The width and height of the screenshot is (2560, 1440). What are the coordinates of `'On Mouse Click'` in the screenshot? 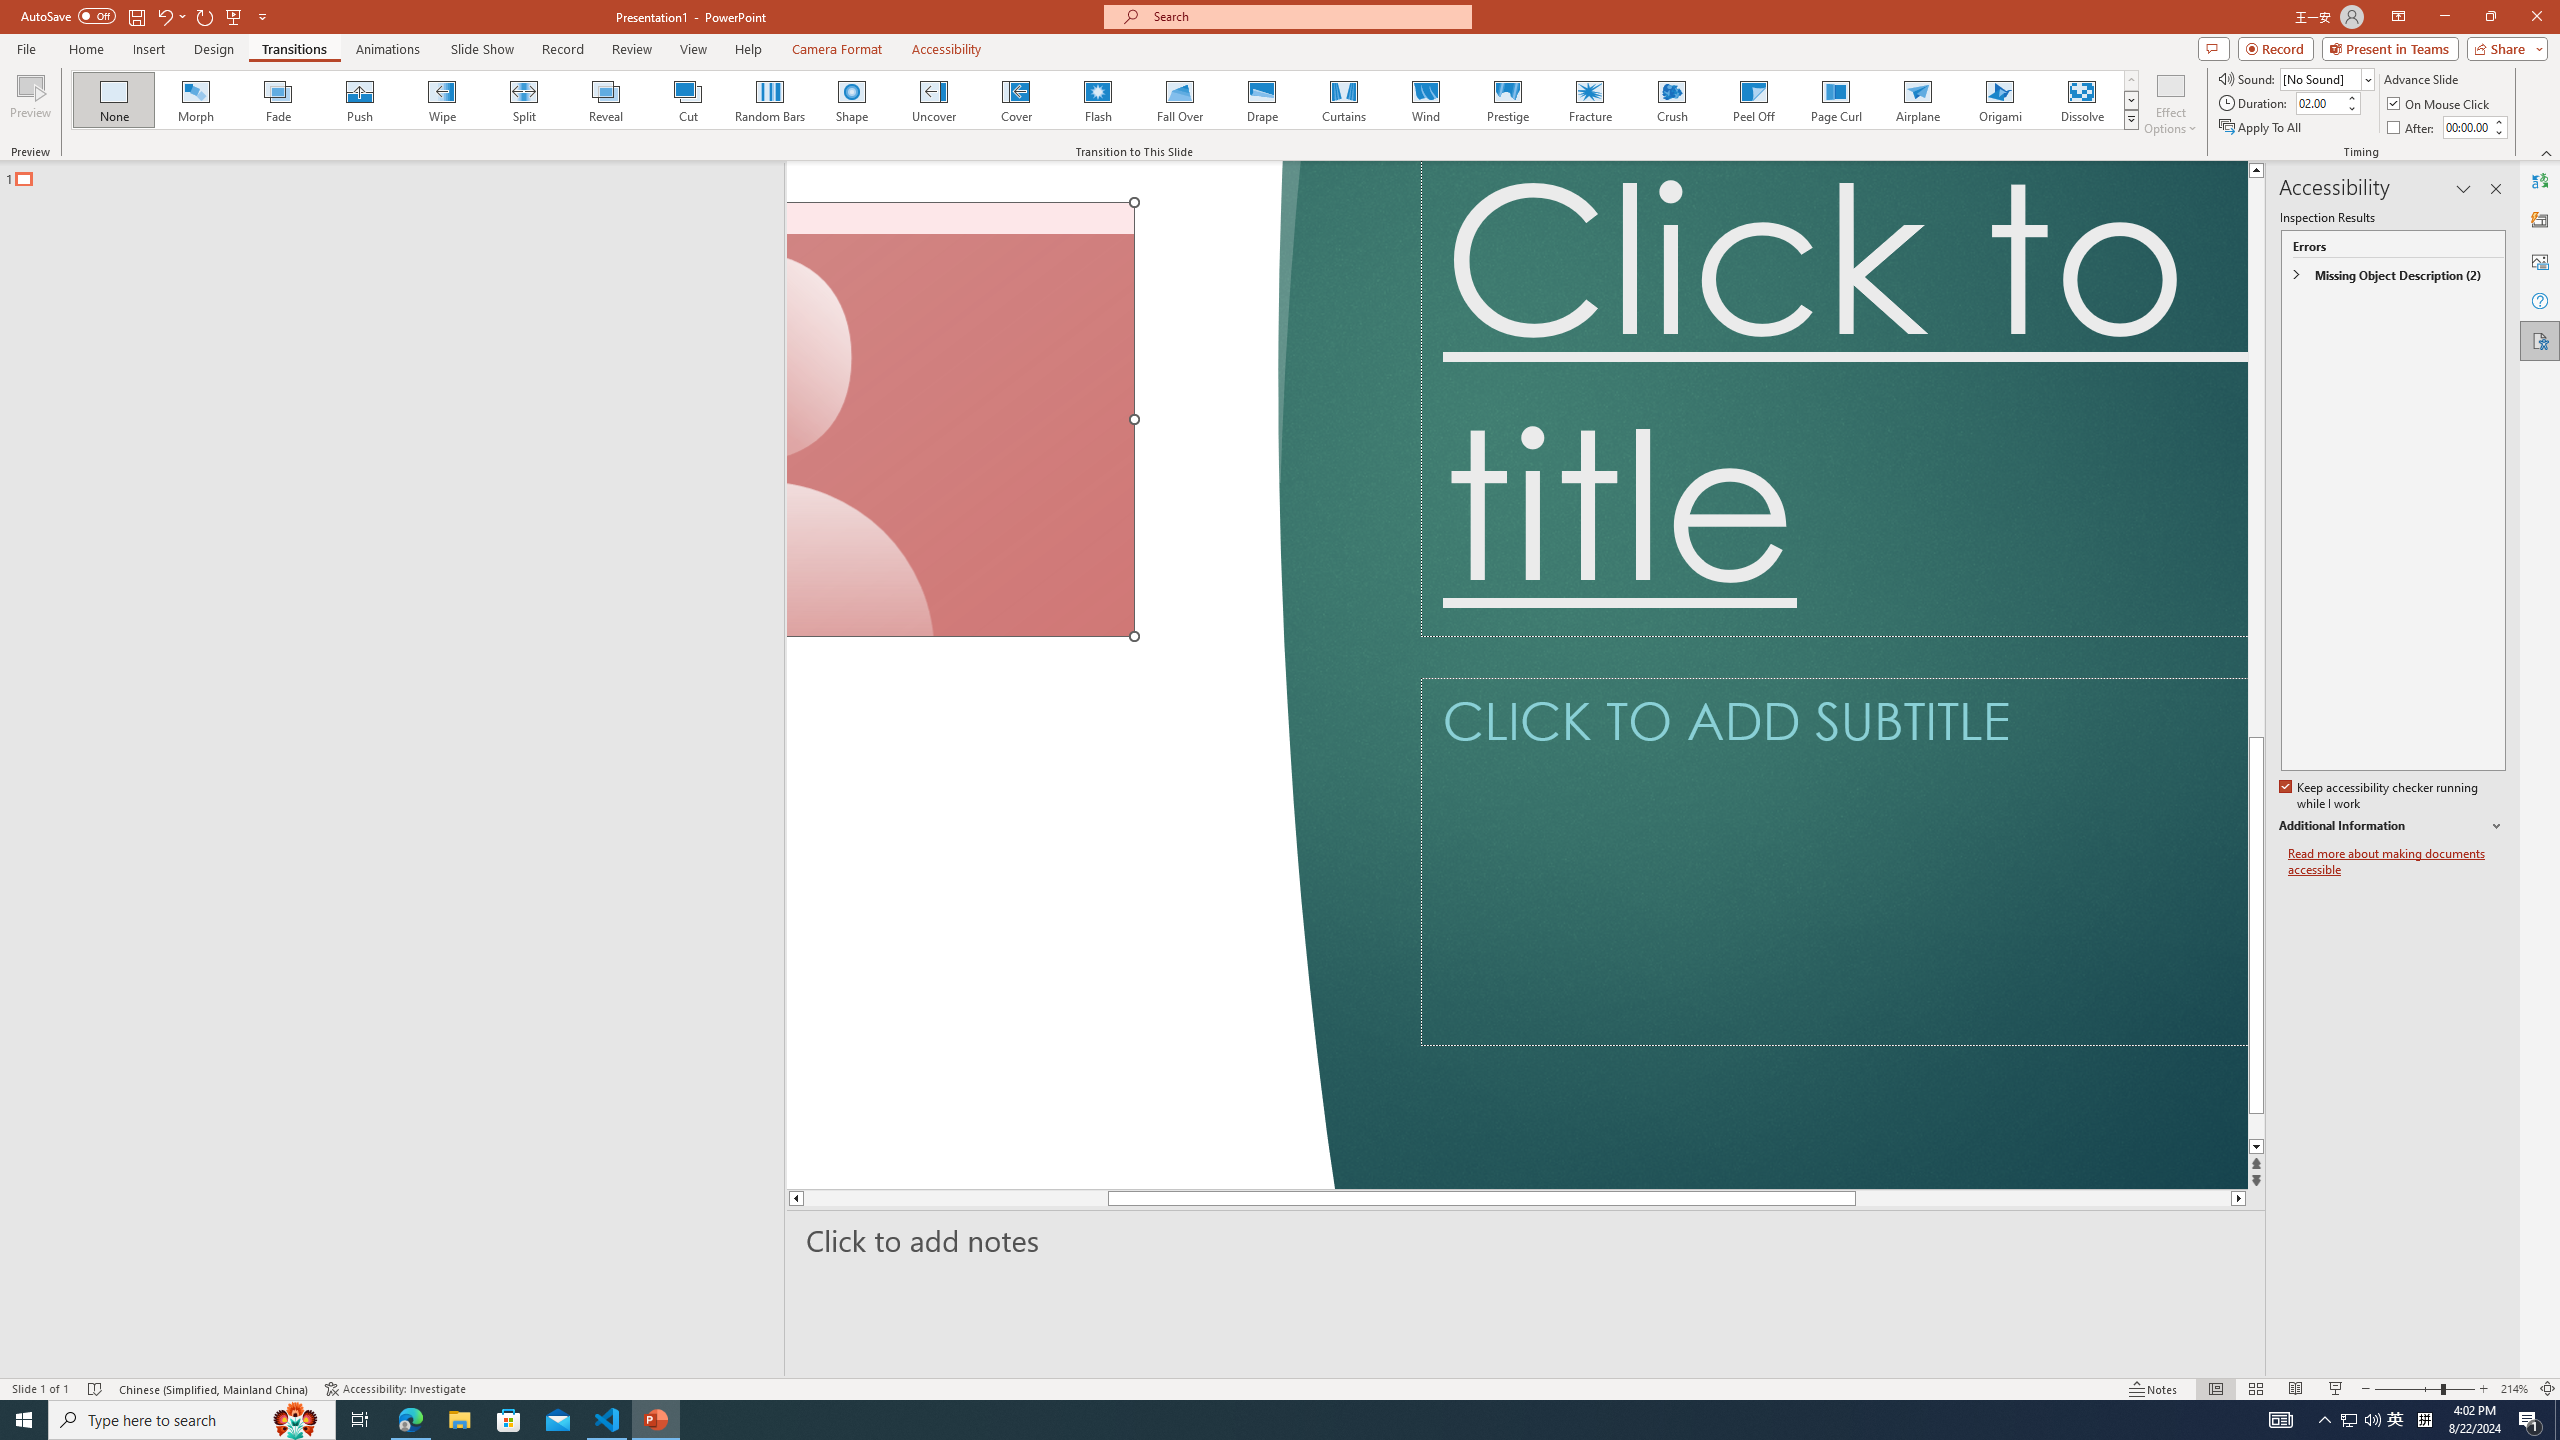 It's located at (2438, 103).